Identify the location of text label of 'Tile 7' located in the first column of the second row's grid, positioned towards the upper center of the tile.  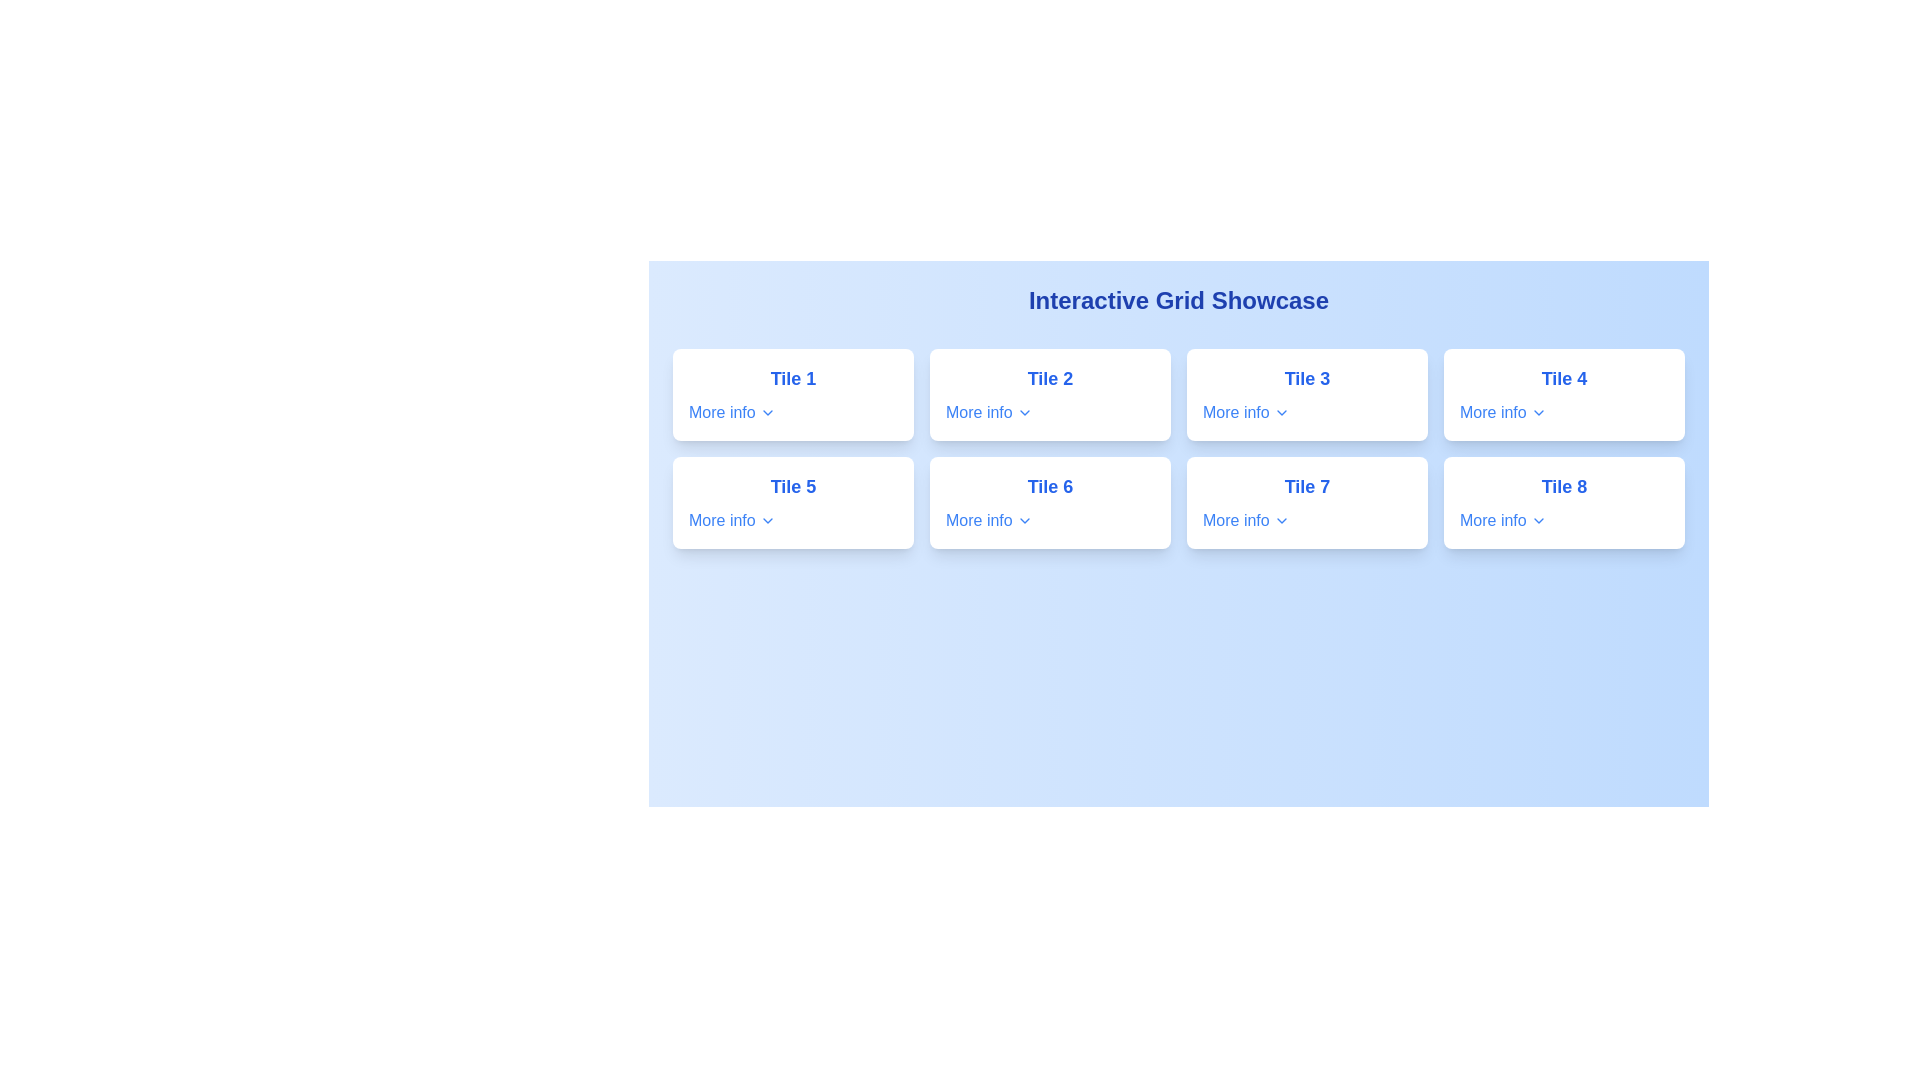
(1307, 486).